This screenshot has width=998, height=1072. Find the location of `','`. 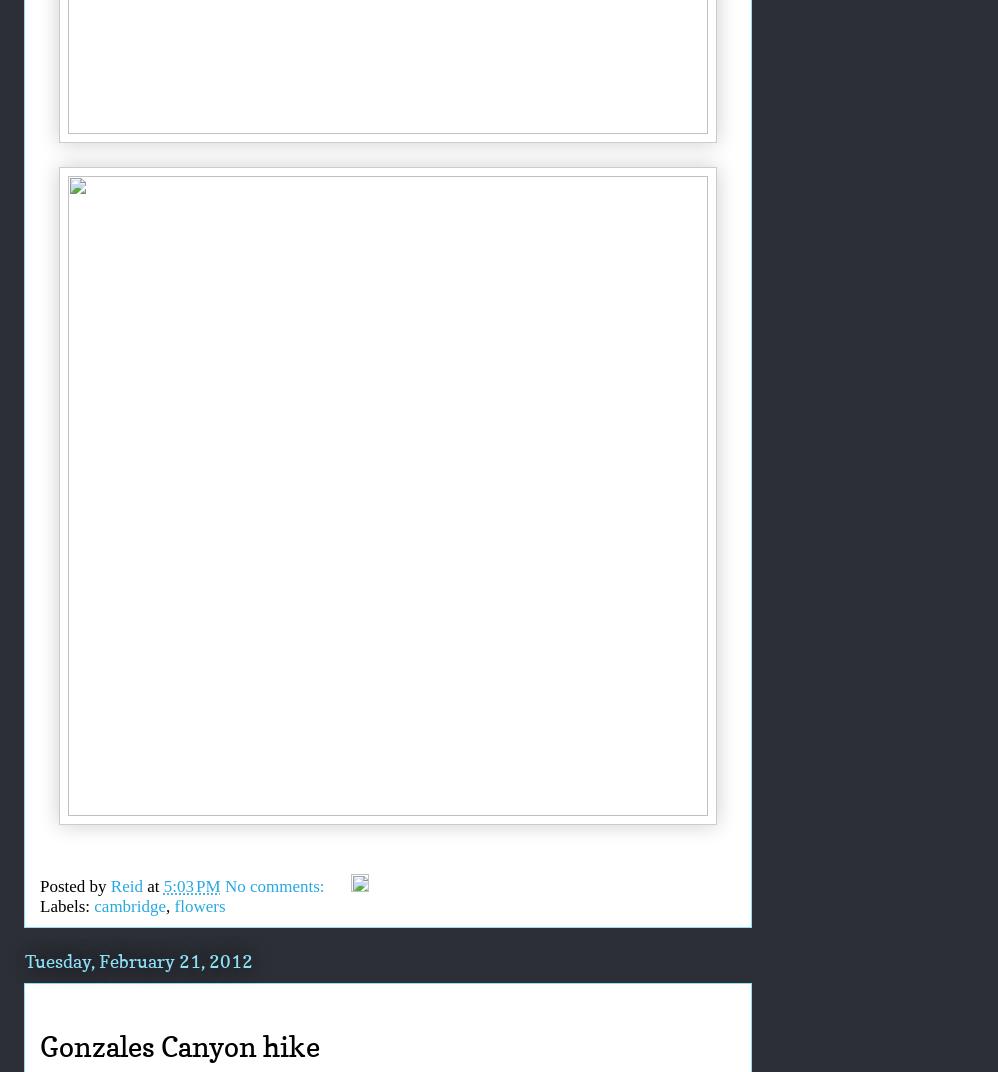

',' is located at coordinates (168, 906).